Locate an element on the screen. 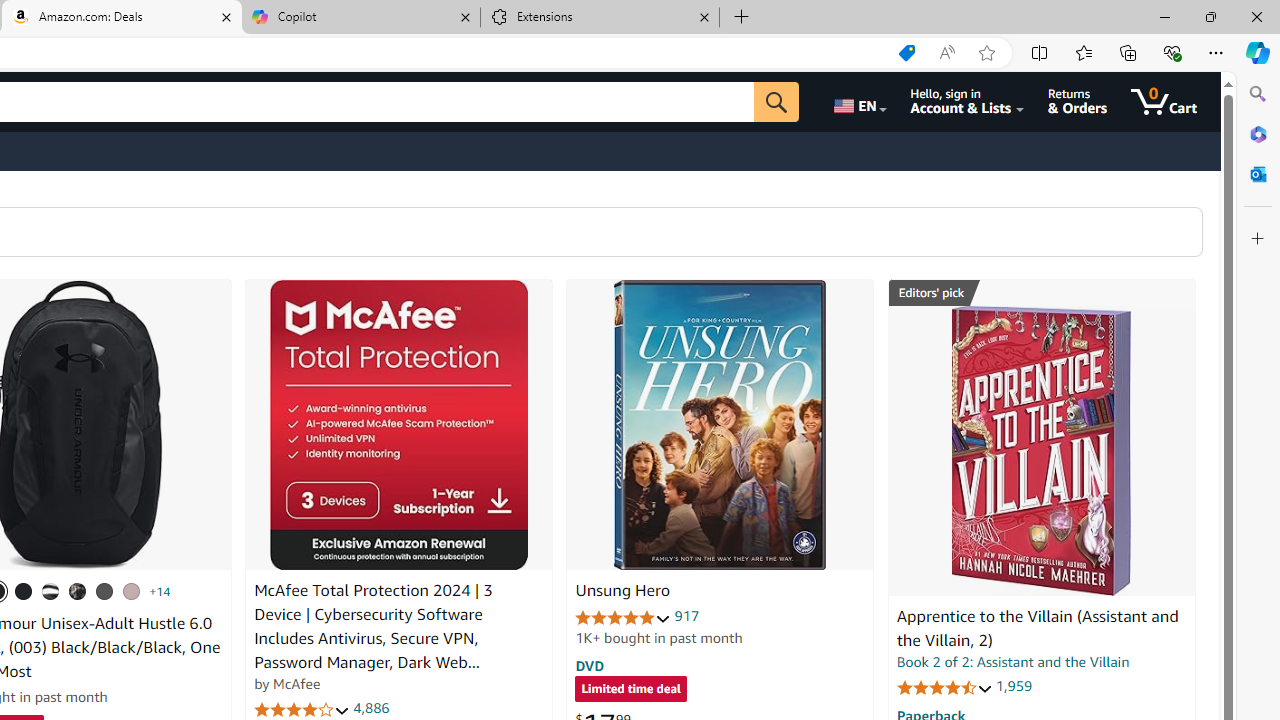  'Limited time deal' is located at coordinates (630, 689).